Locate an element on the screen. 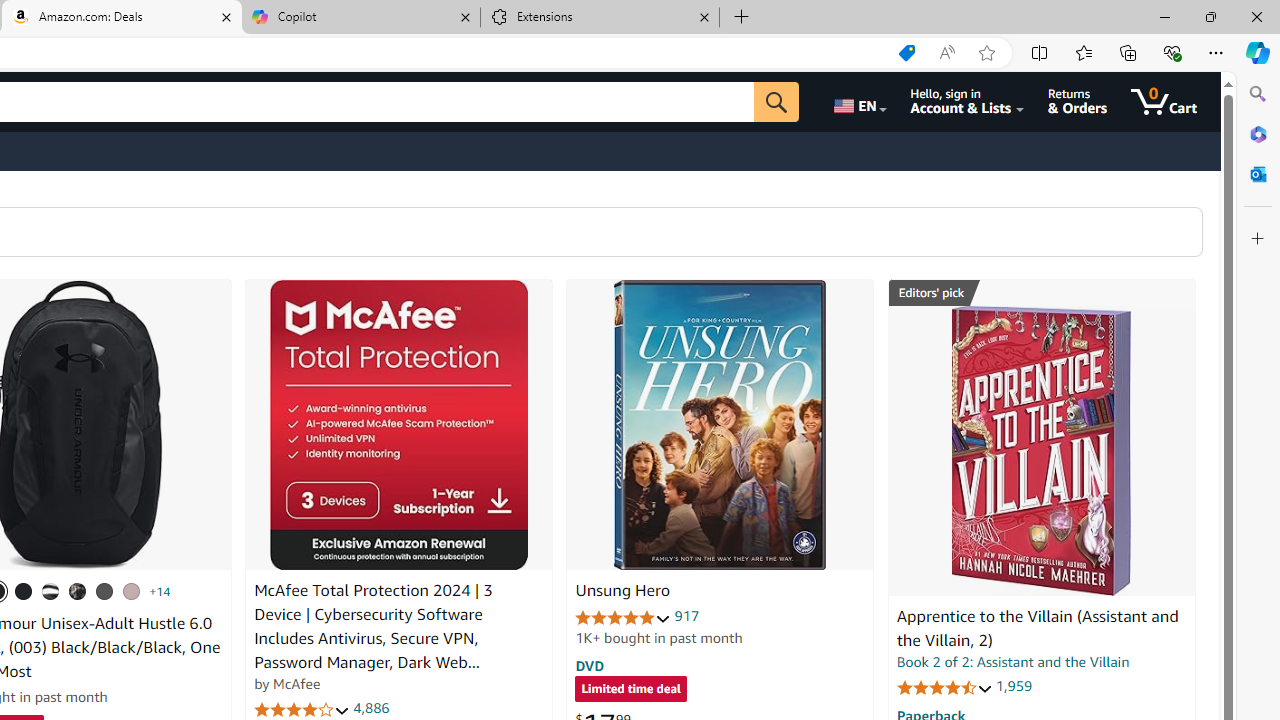  'Limited time deal' is located at coordinates (630, 689).